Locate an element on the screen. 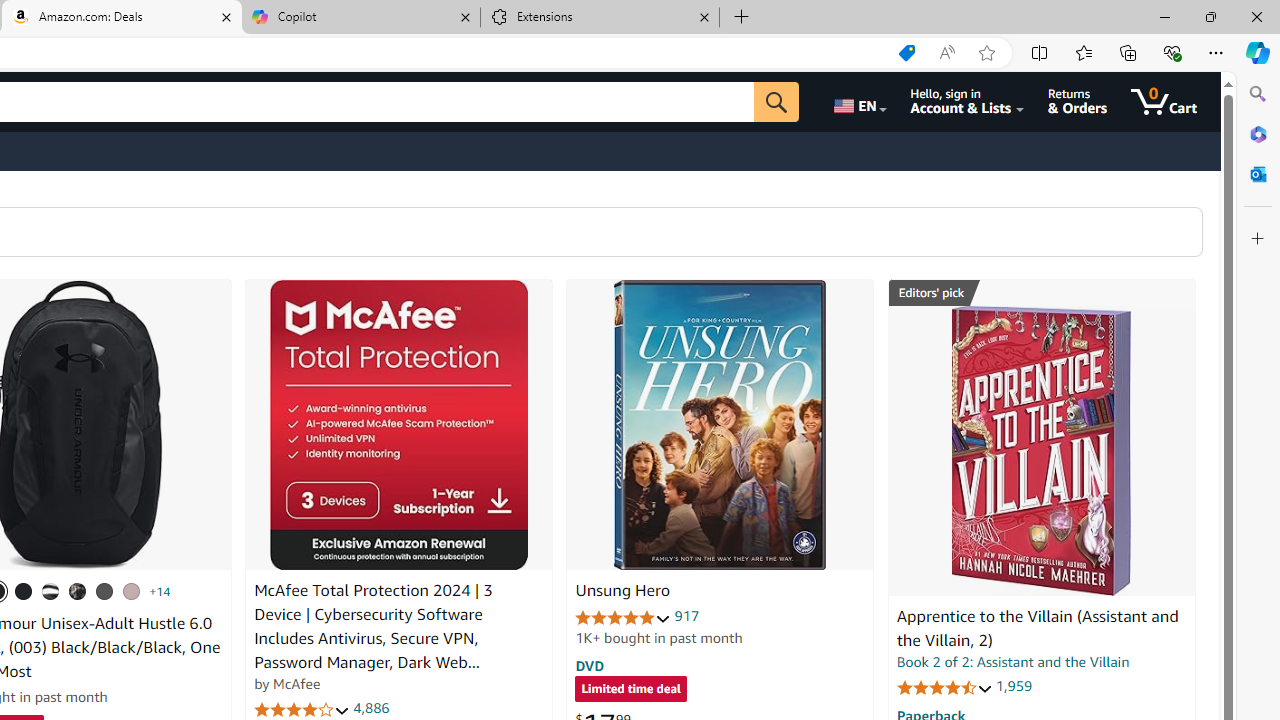  'Limited time deal' is located at coordinates (630, 689).